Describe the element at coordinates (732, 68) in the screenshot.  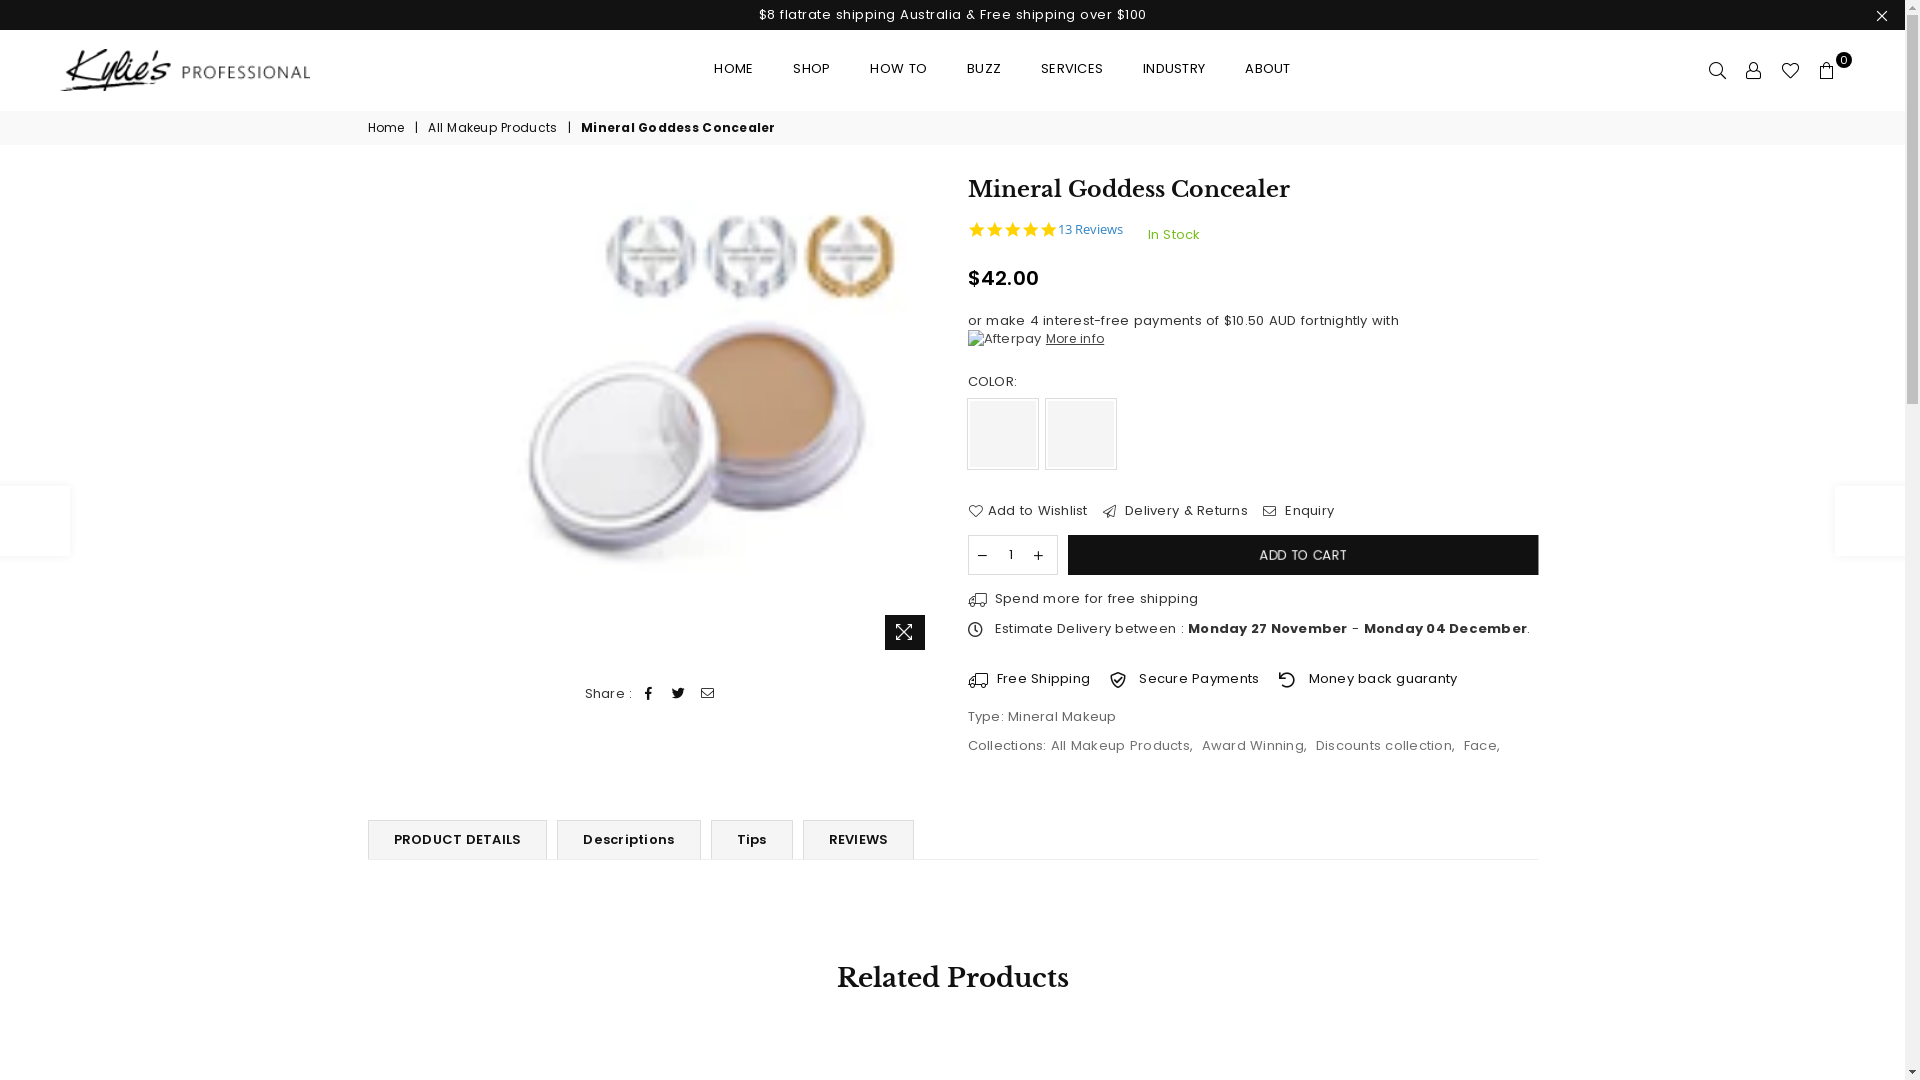
I see `'HOME'` at that location.